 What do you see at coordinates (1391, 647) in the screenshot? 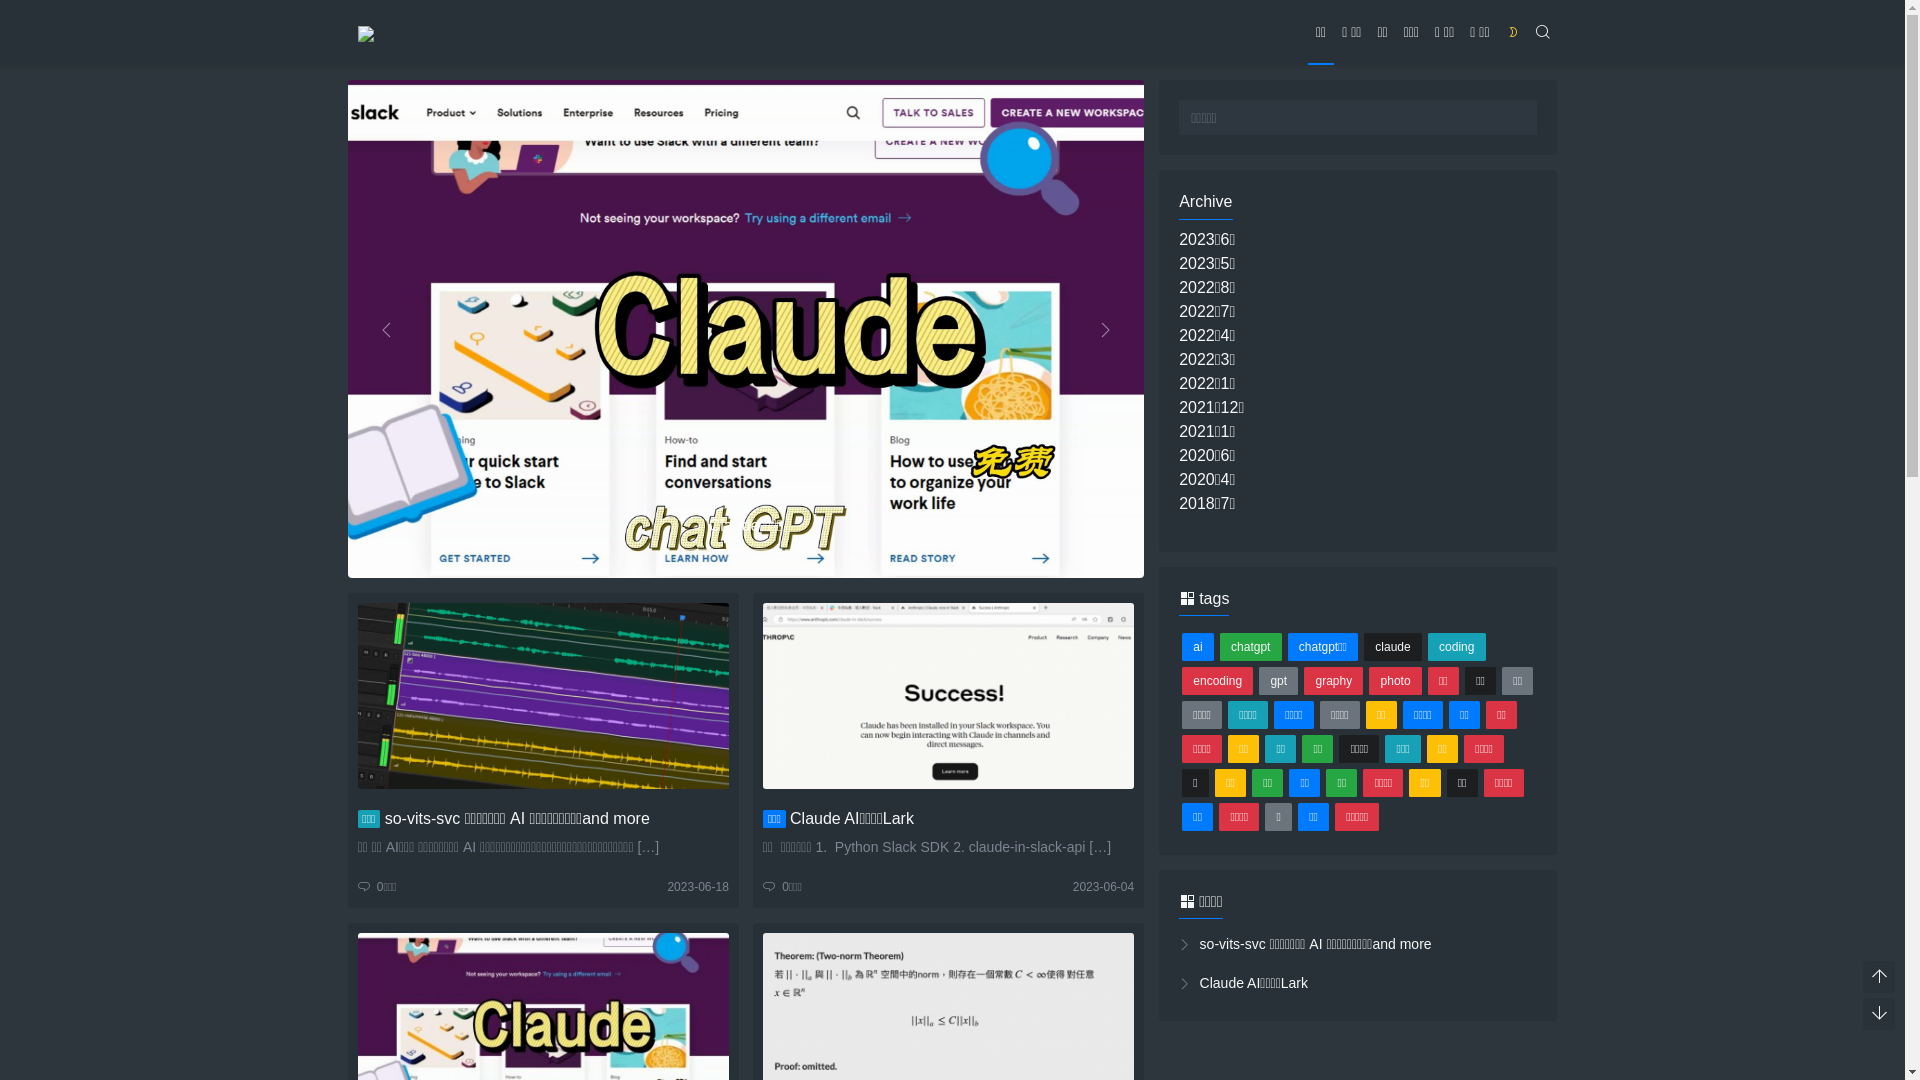
I see `'claude'` at bounding box center [1391, 647].